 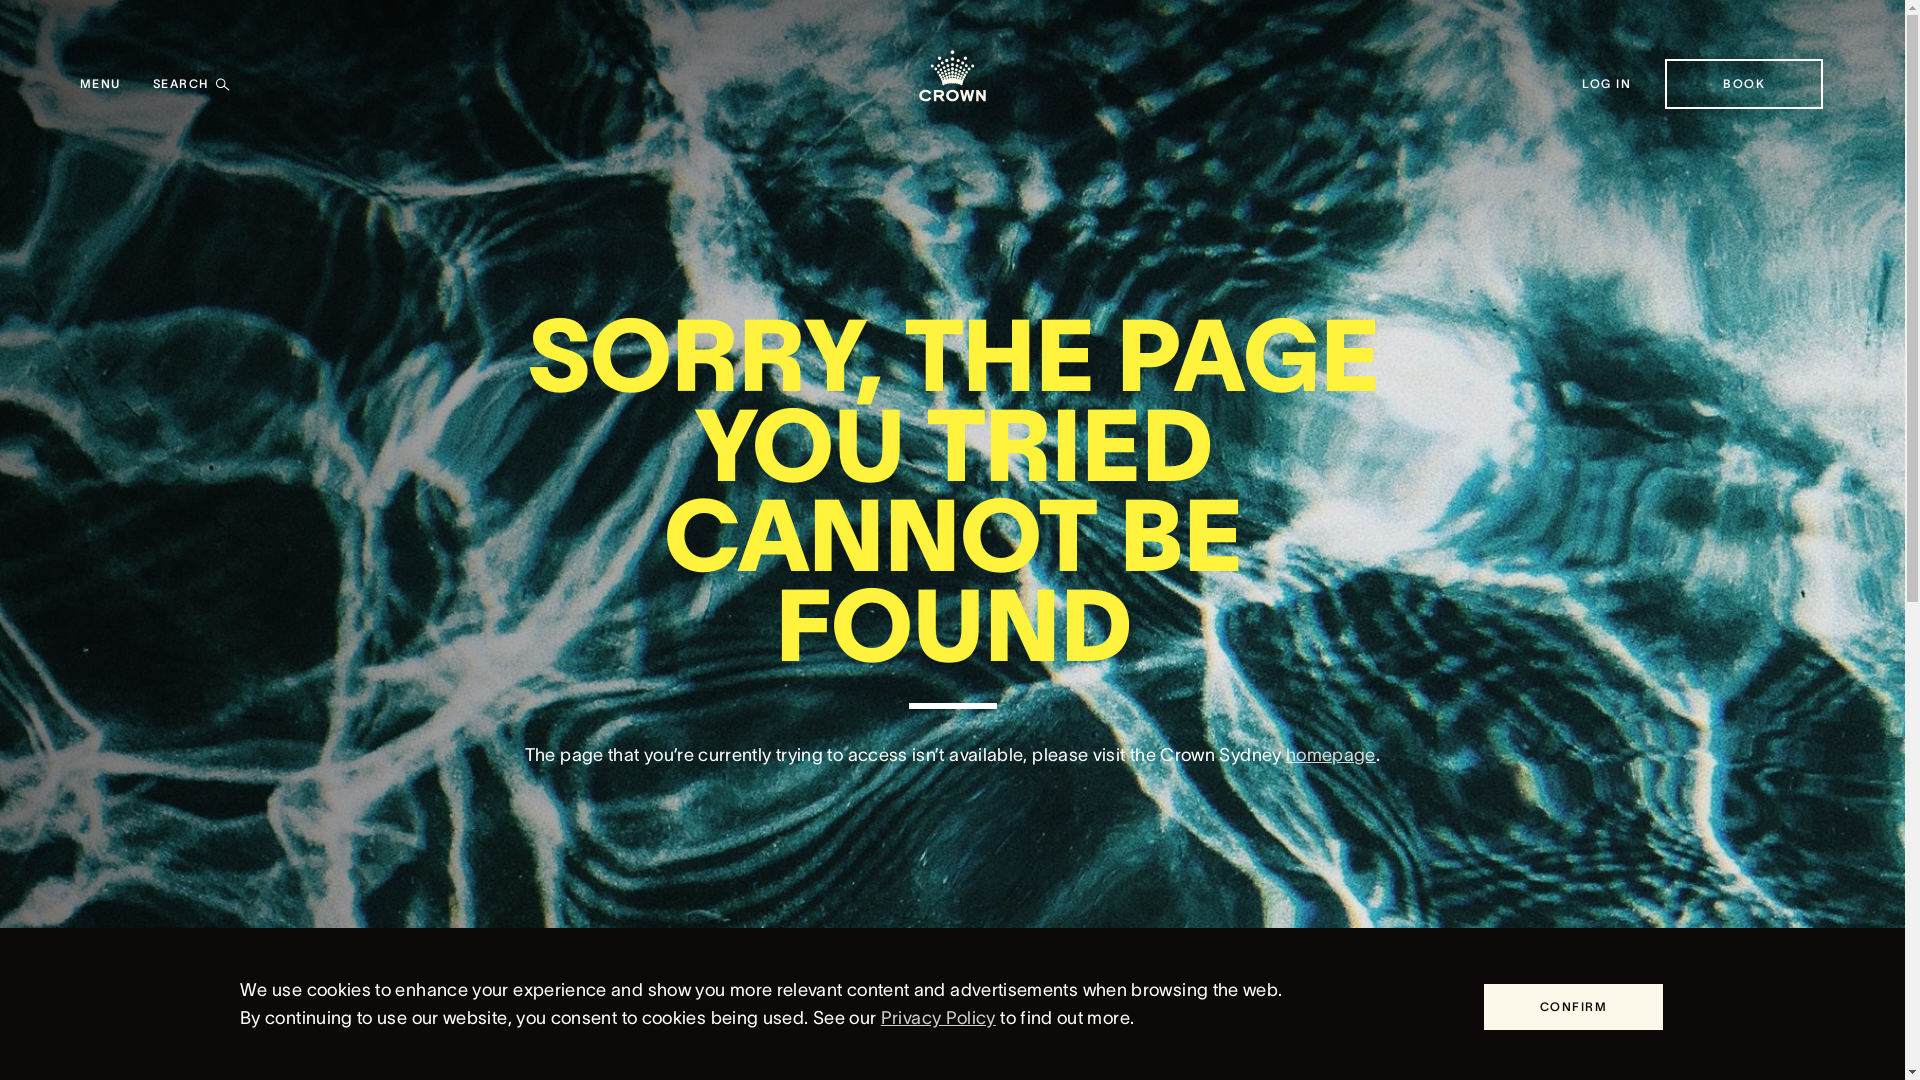 What do you see at coordinates (1742, 83) in the screenshot?
I see `'BOOK'` at bounding box center [1742, 83].